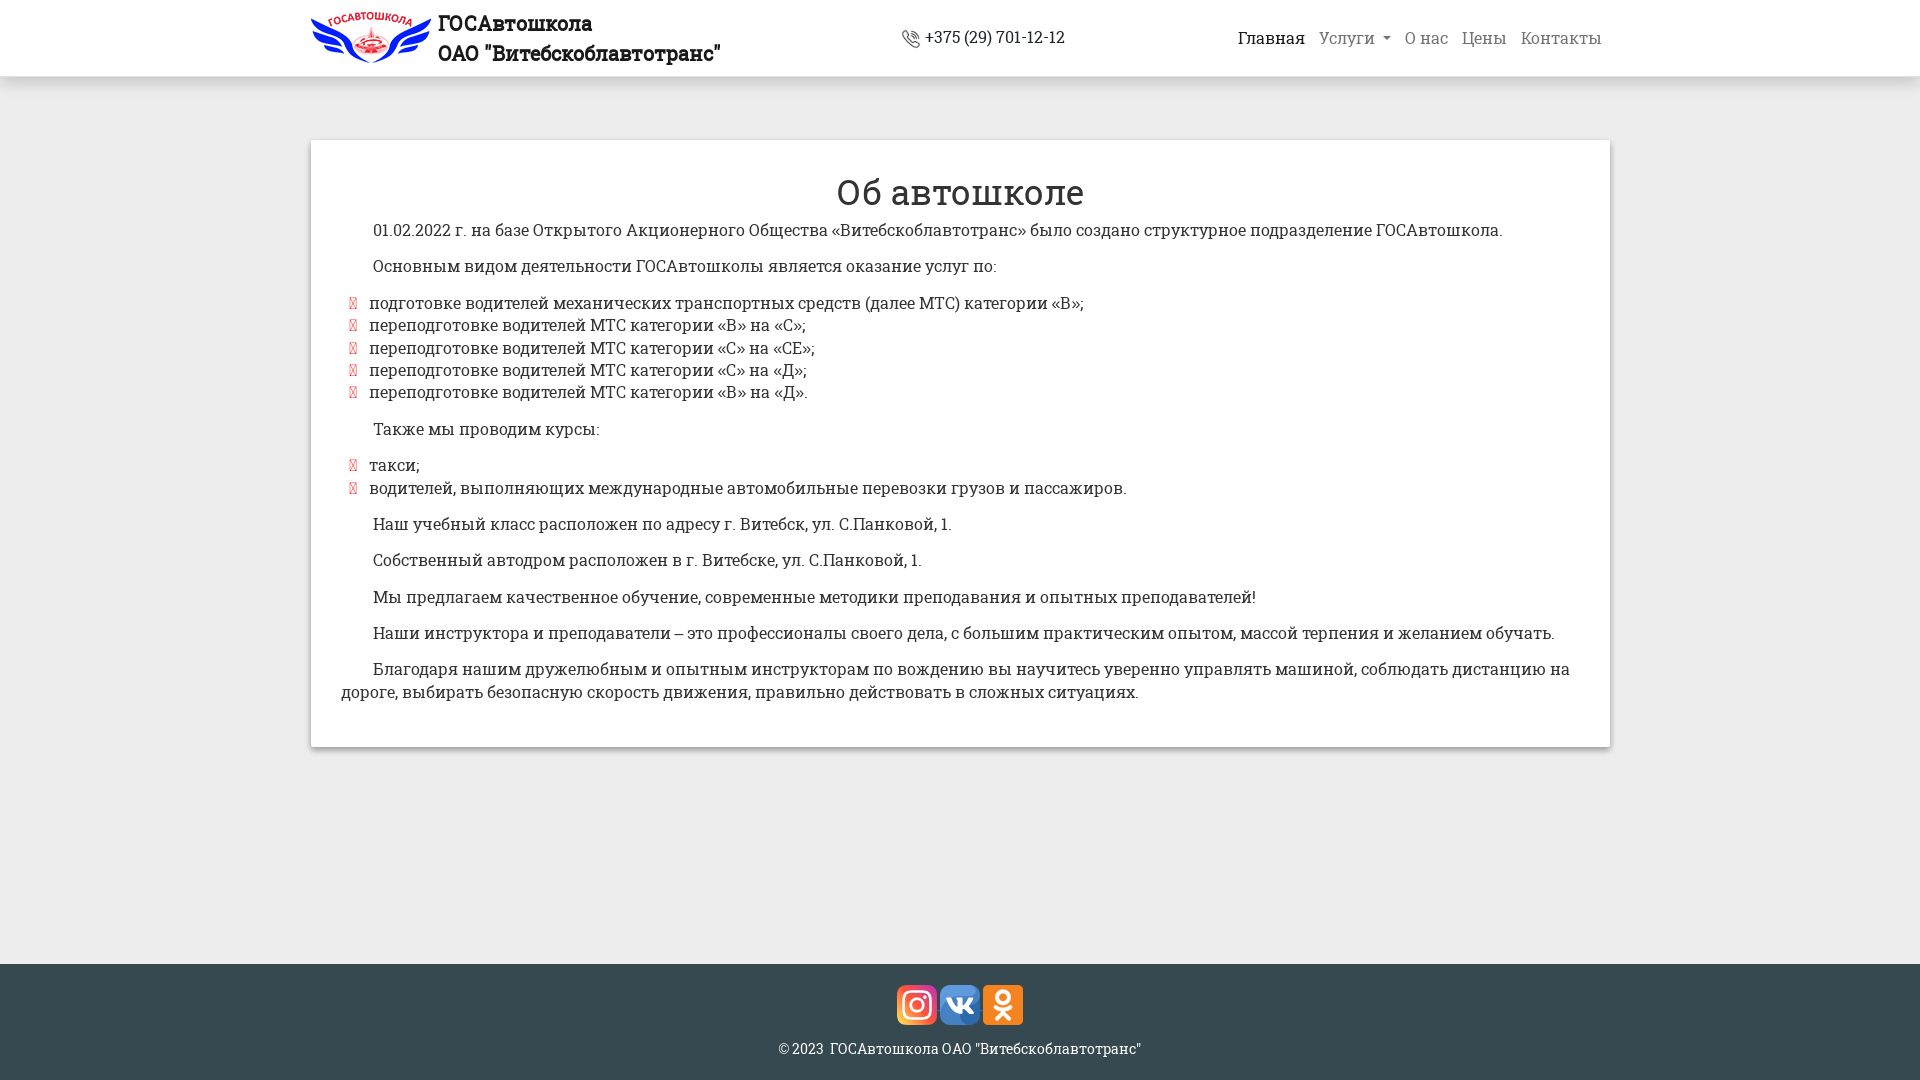 This screenshot has height=1080, width=1920. I want to click on '+375 (29) 701-12-12', so click(994, 36).